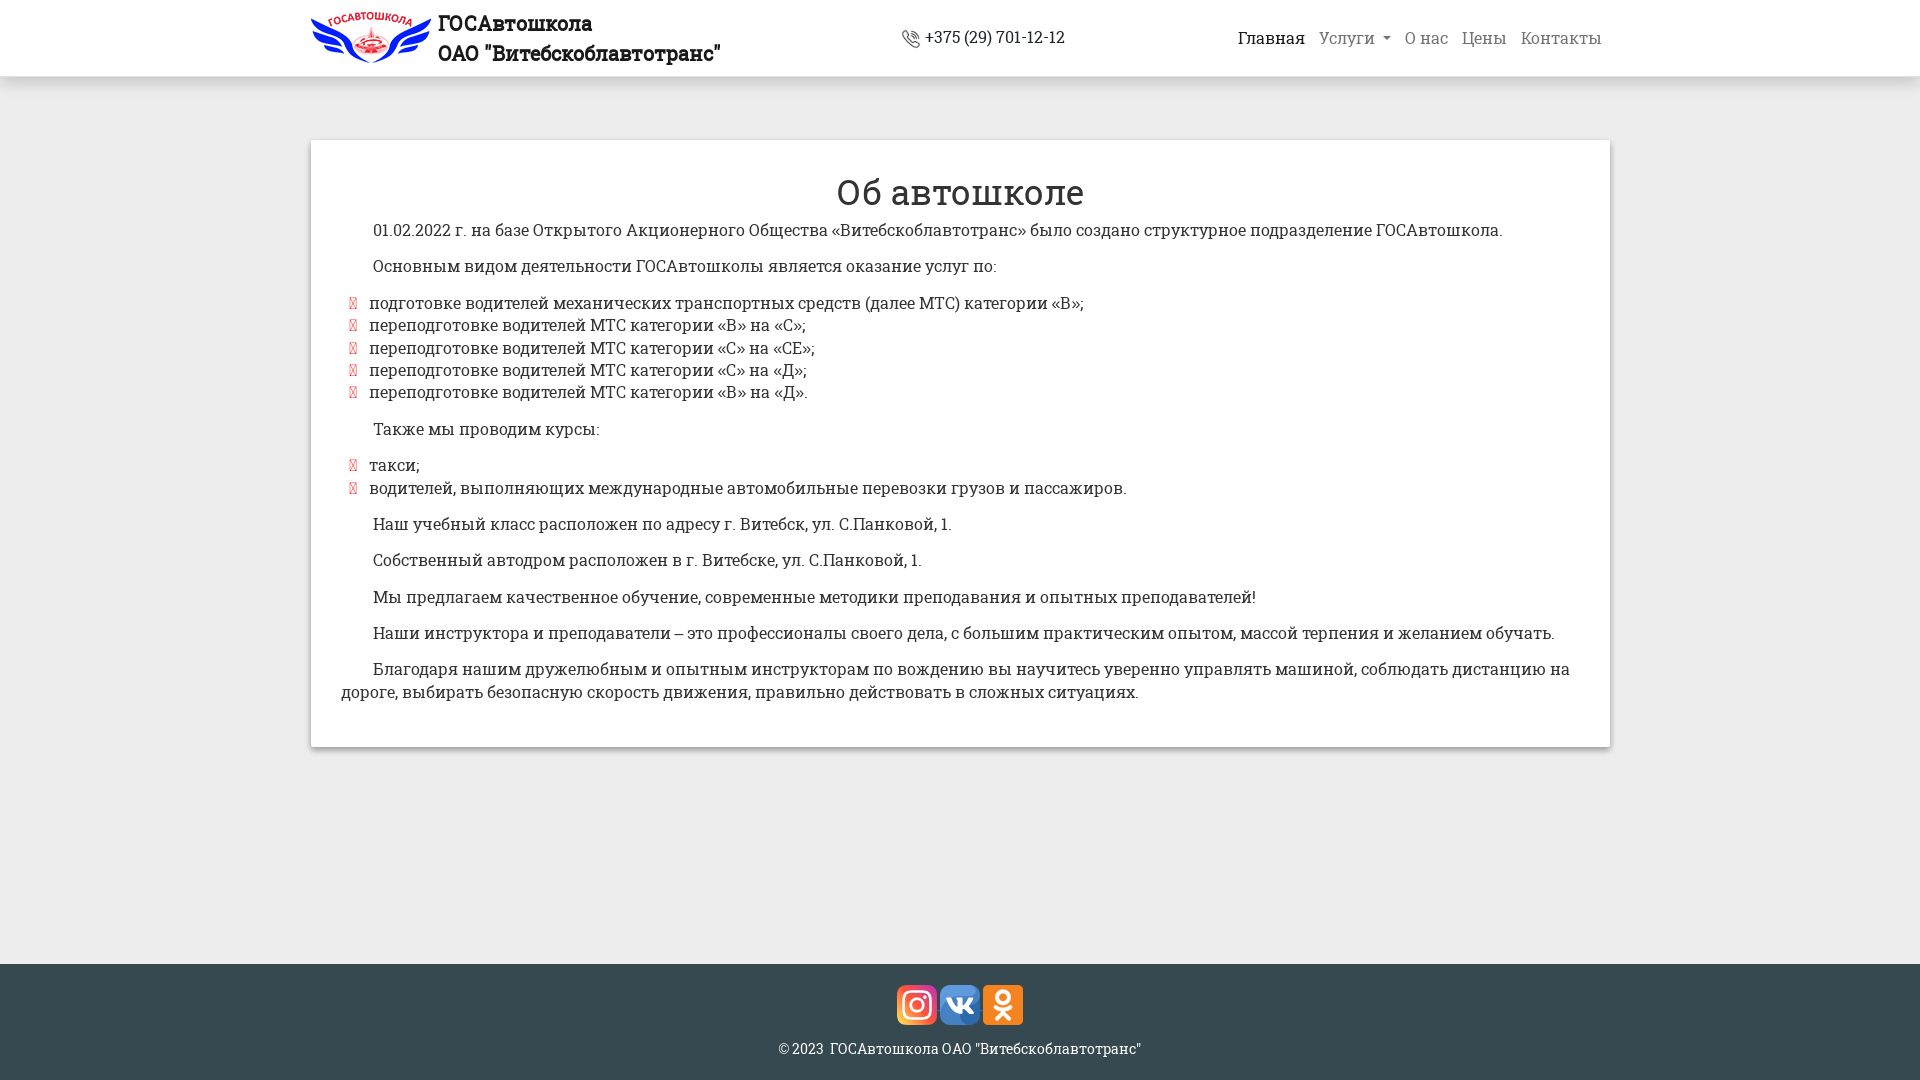 This screenshot has height=1080, width=1920. I want to click on '+375 (29) 701-12-12', so click(994, 36).